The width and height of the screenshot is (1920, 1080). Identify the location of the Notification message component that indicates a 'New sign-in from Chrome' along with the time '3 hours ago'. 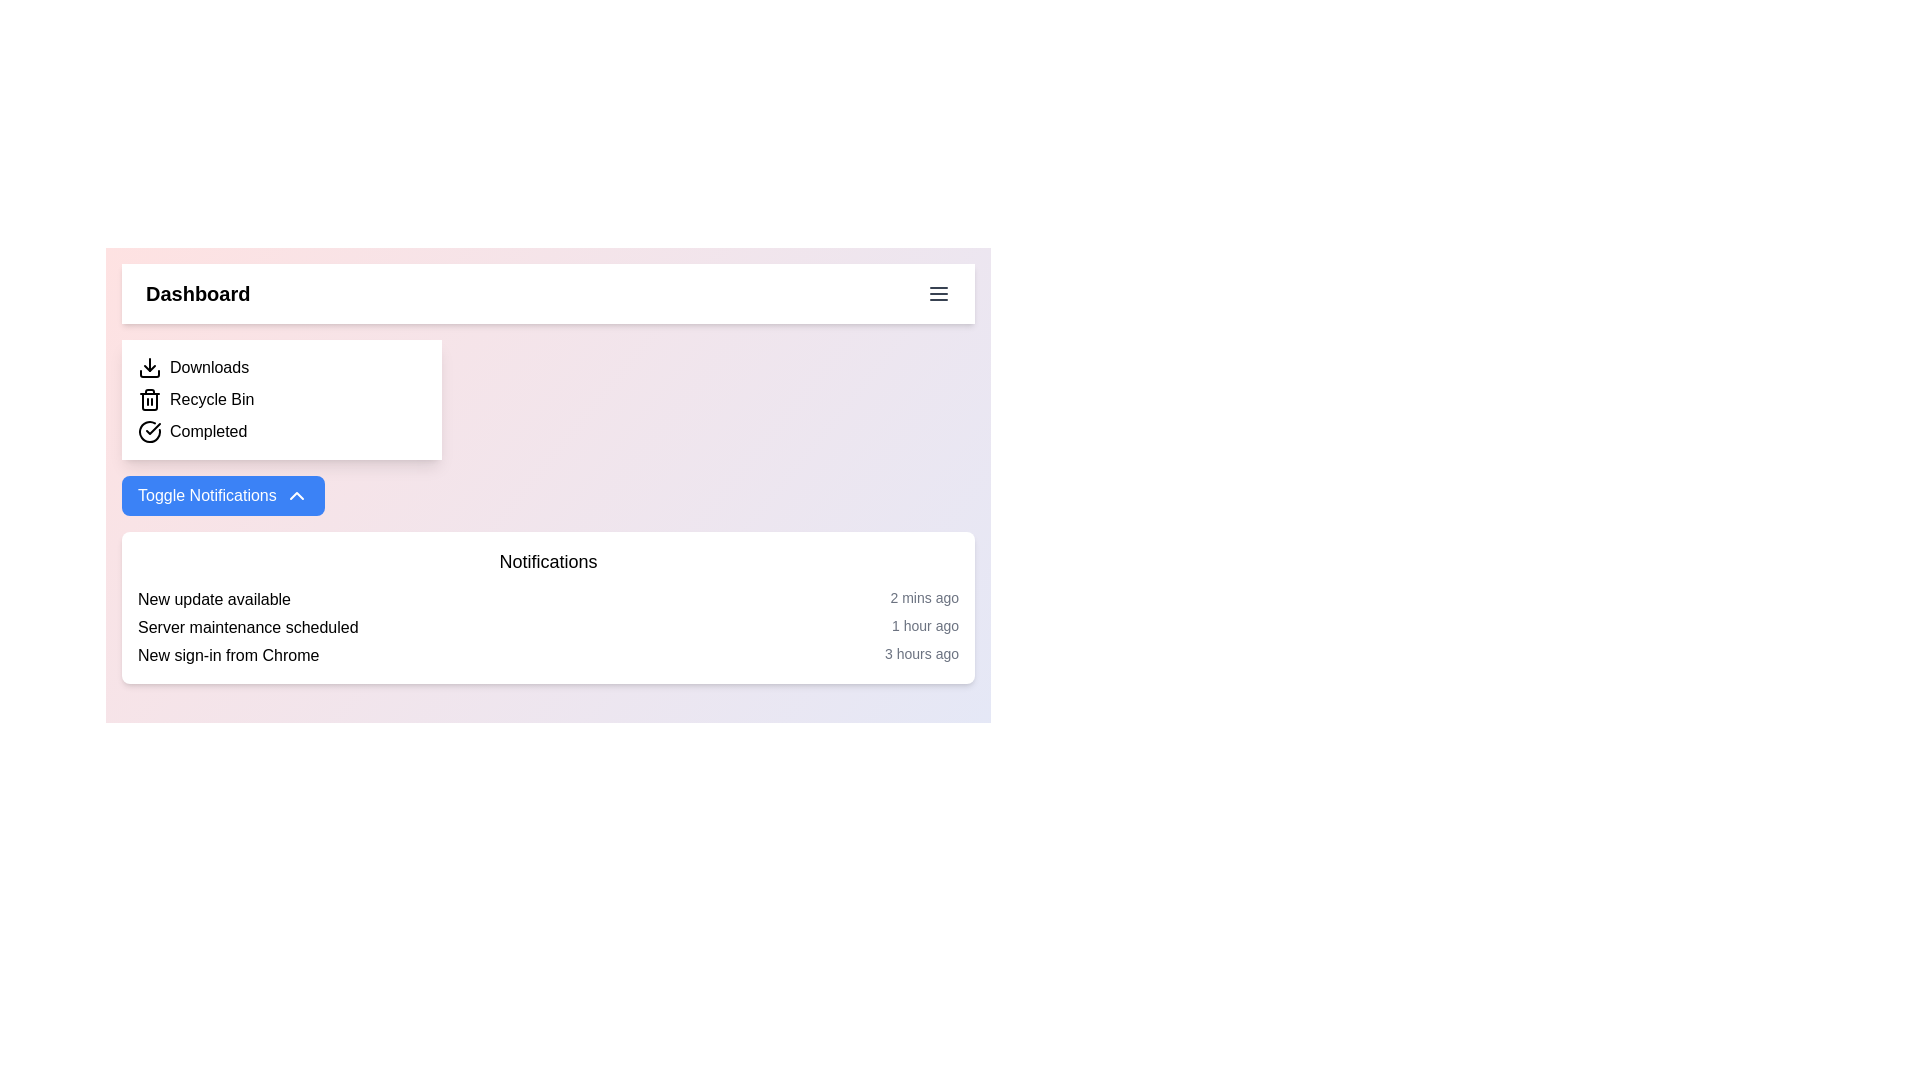
(548, 655).